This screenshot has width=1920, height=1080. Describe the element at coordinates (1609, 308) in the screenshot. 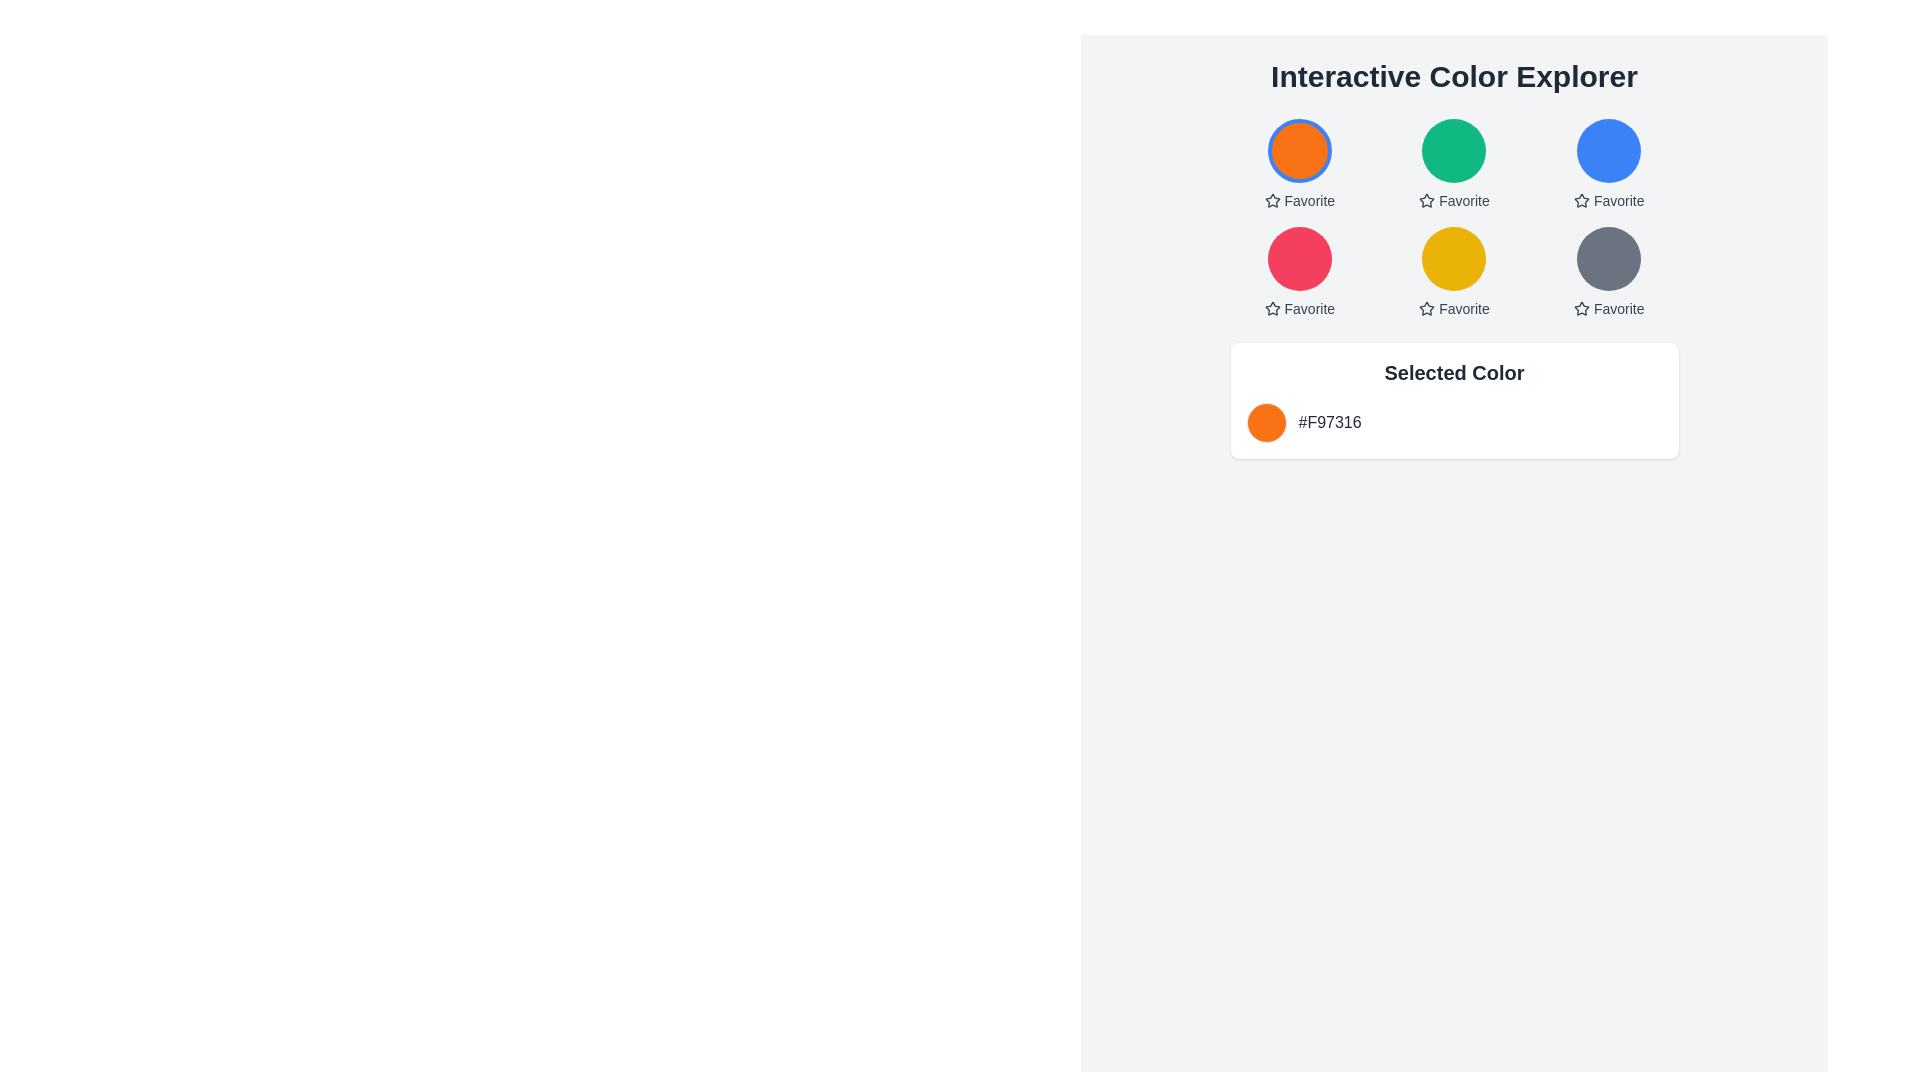

I see `the 'Favorite' button located in the bottom-right section of the grid, beneath the gray circle option, to mark it as favorite` at that location.